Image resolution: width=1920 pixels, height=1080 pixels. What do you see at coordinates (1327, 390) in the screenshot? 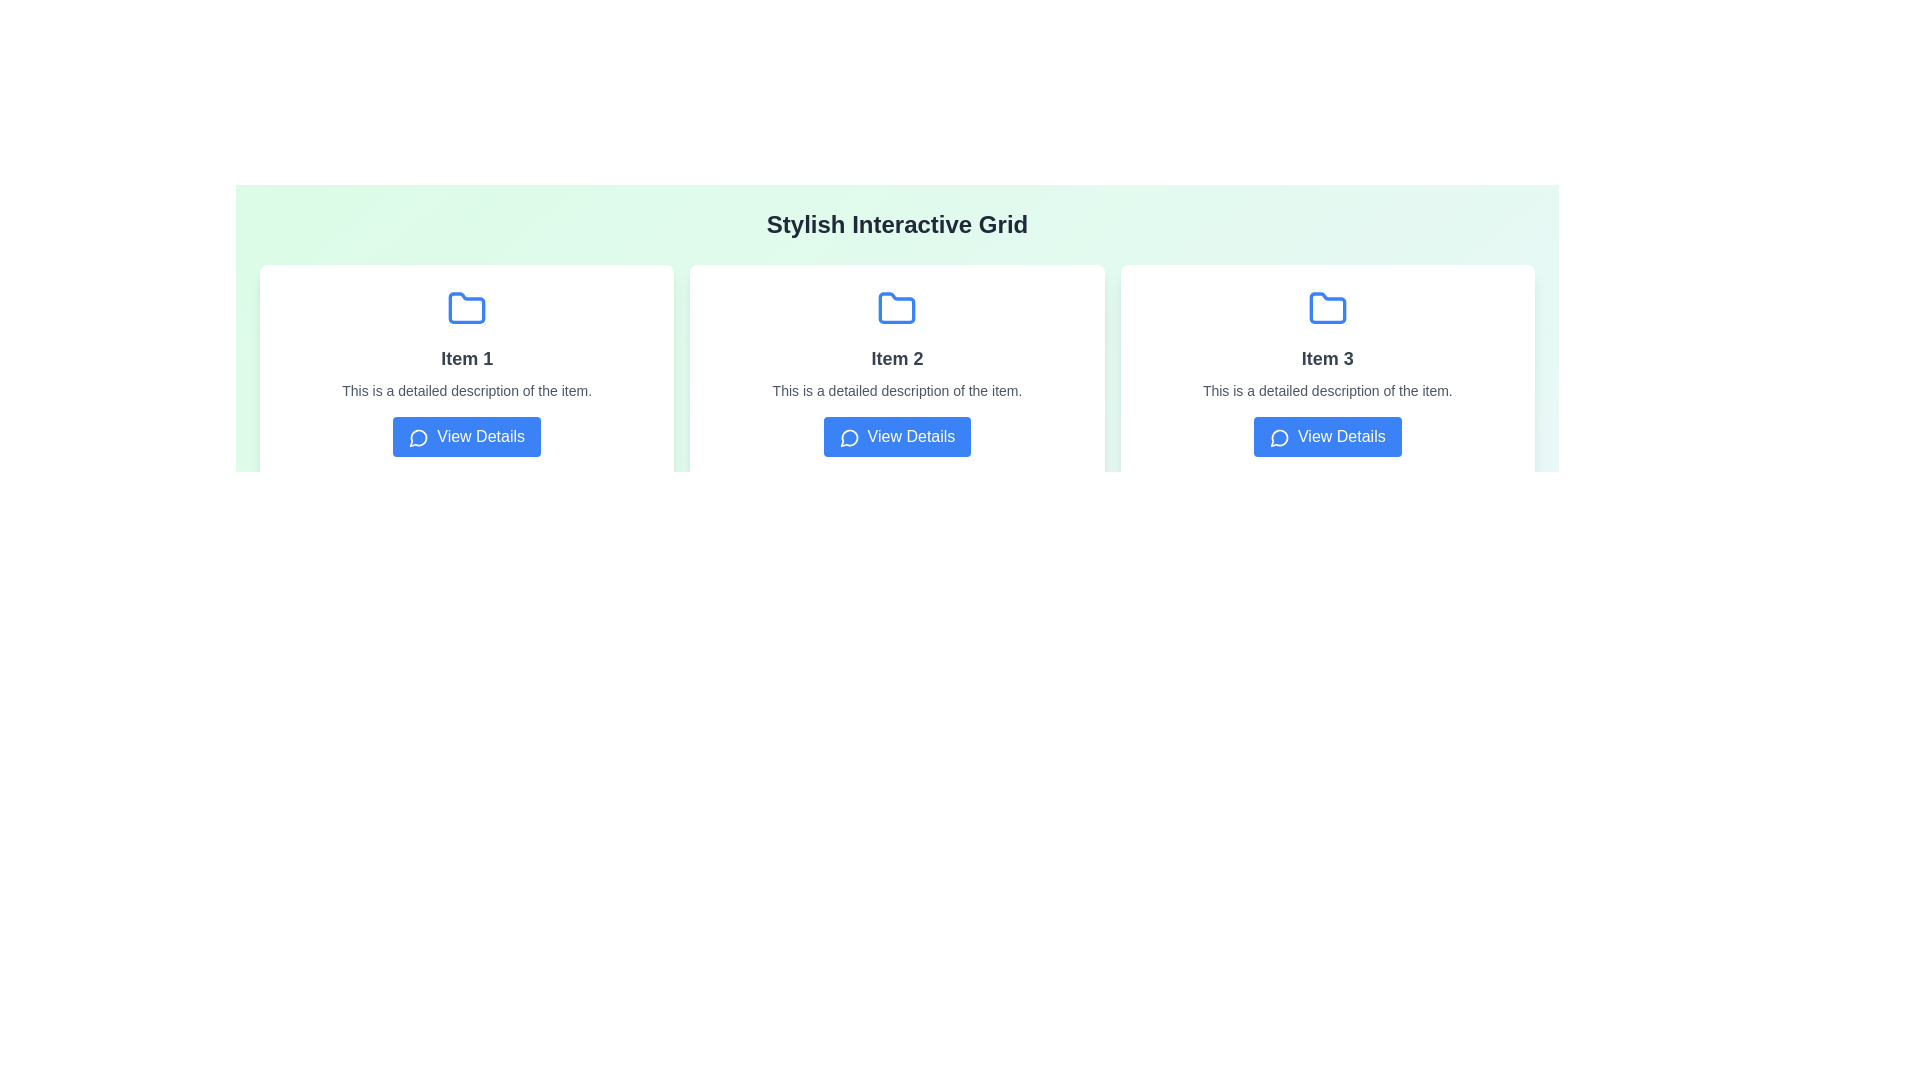
I see `the small-sized, gray text block that states 'This is a detailed description of the item.' located below the title 'Item 3' and above the 'View Details' button in the card layout` at bounding box center [1327, 390].